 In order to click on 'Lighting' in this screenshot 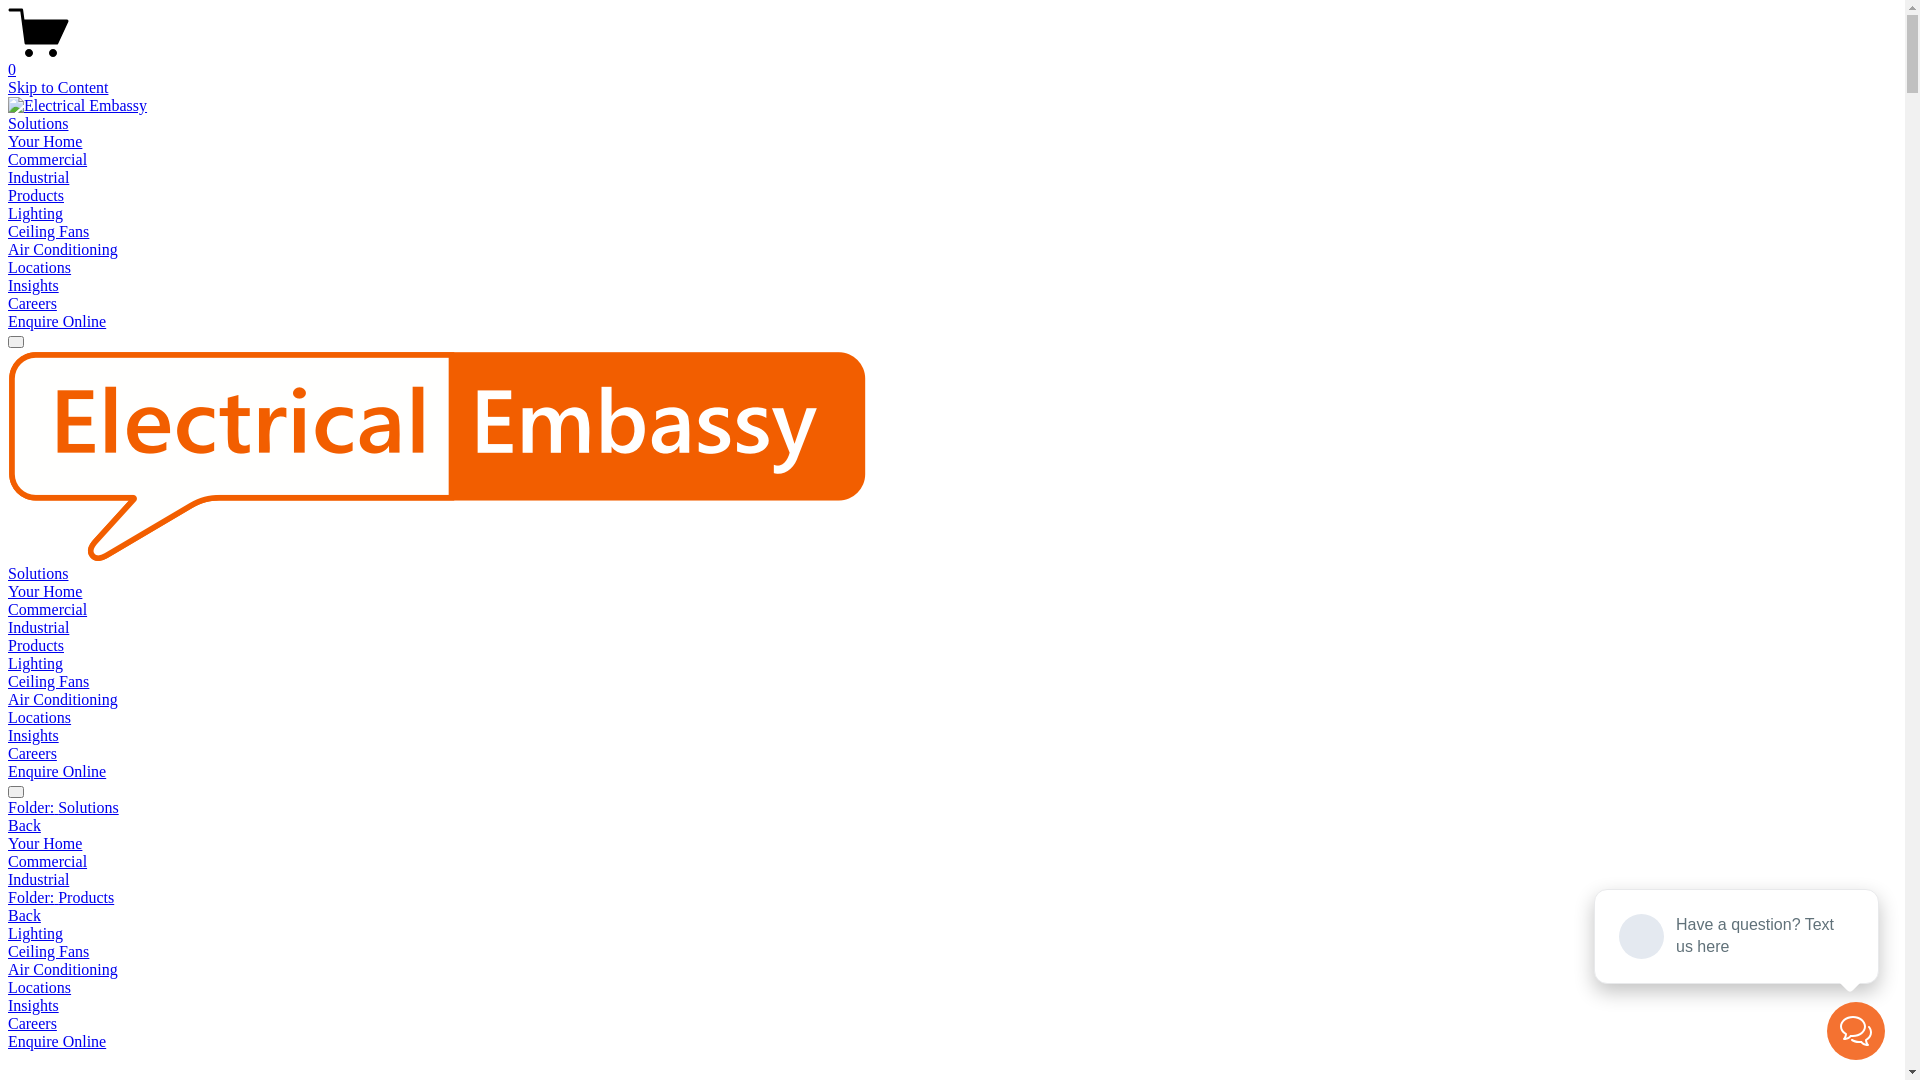, I will do `click(35, 663)`.